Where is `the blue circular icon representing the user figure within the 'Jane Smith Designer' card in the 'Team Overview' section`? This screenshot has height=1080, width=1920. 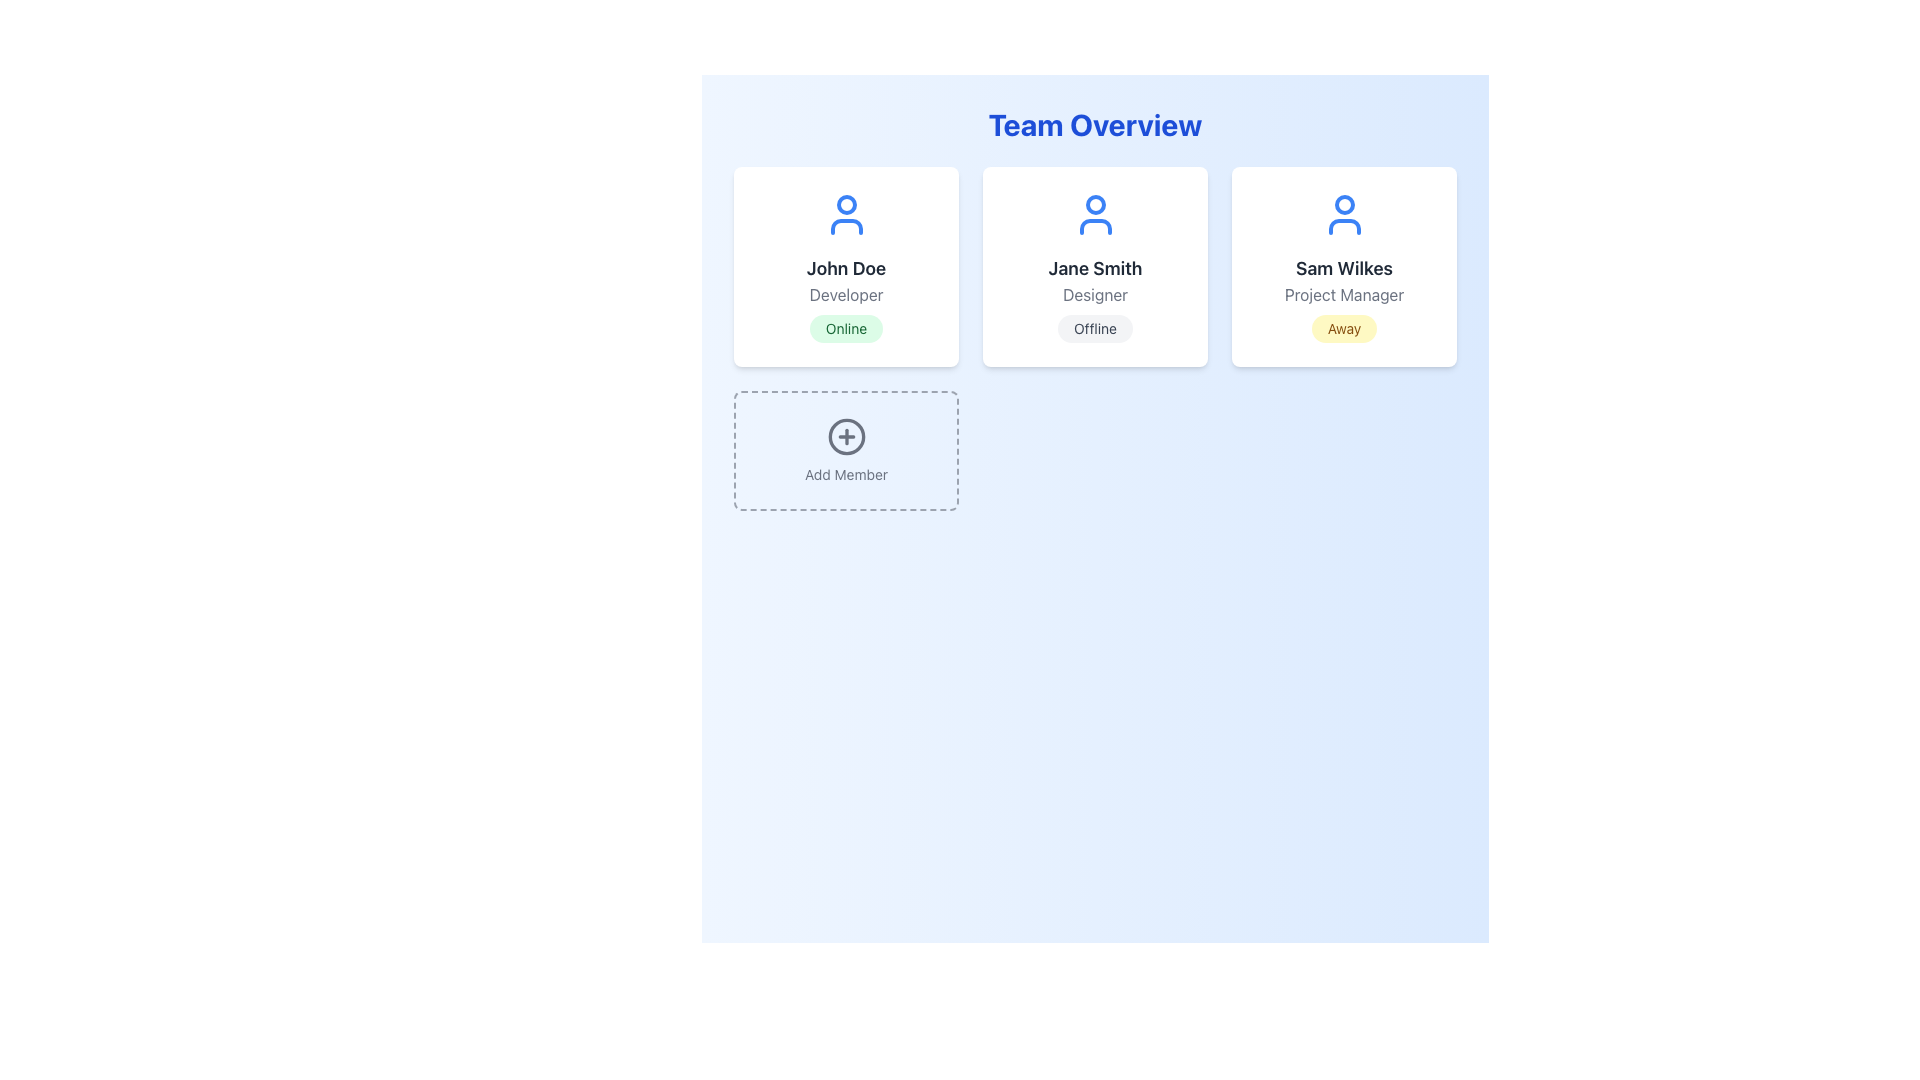 the blue circular icon representing the user figure within the 'Jane Smith Designer' card in the 'Team Overview' section is located at coordinates (1094, 204).